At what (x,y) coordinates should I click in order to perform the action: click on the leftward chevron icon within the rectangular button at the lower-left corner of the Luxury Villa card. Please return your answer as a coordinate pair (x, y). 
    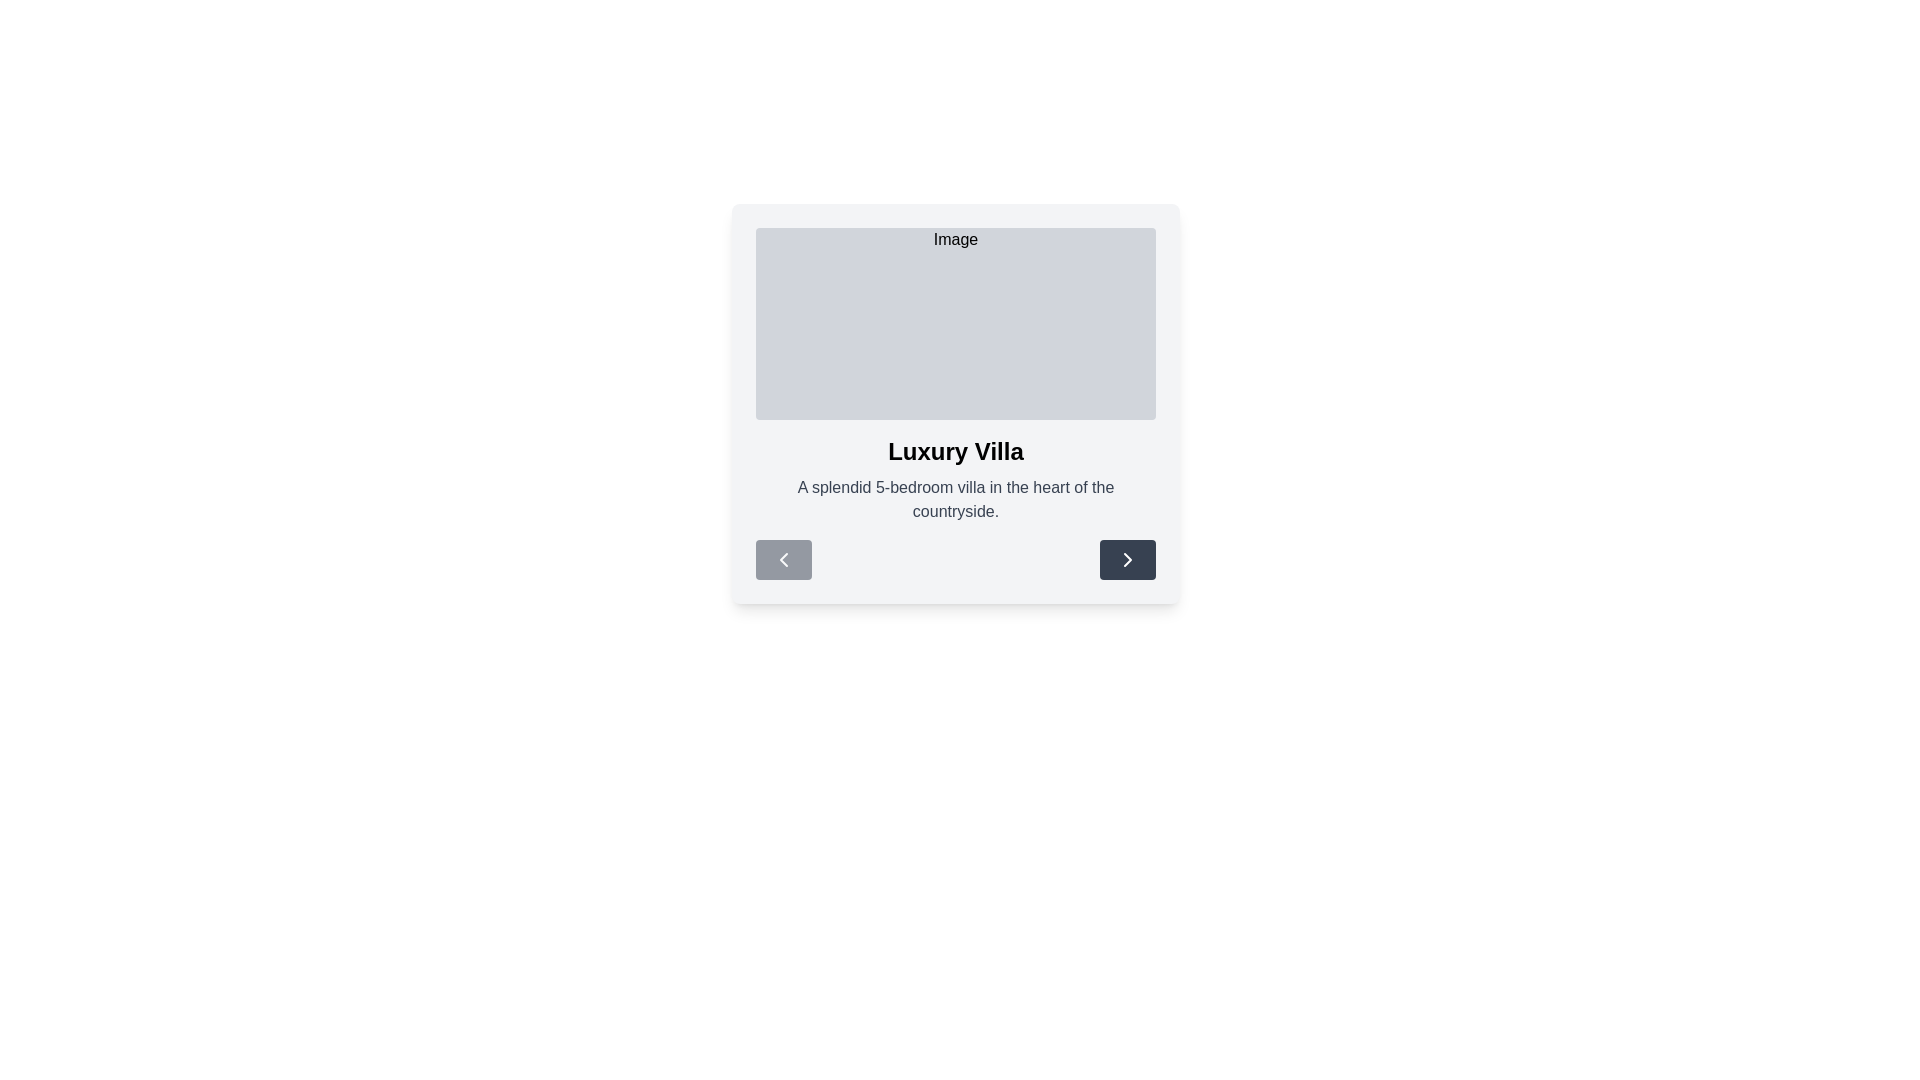
    Looking at the image, I should click on (782, 559).